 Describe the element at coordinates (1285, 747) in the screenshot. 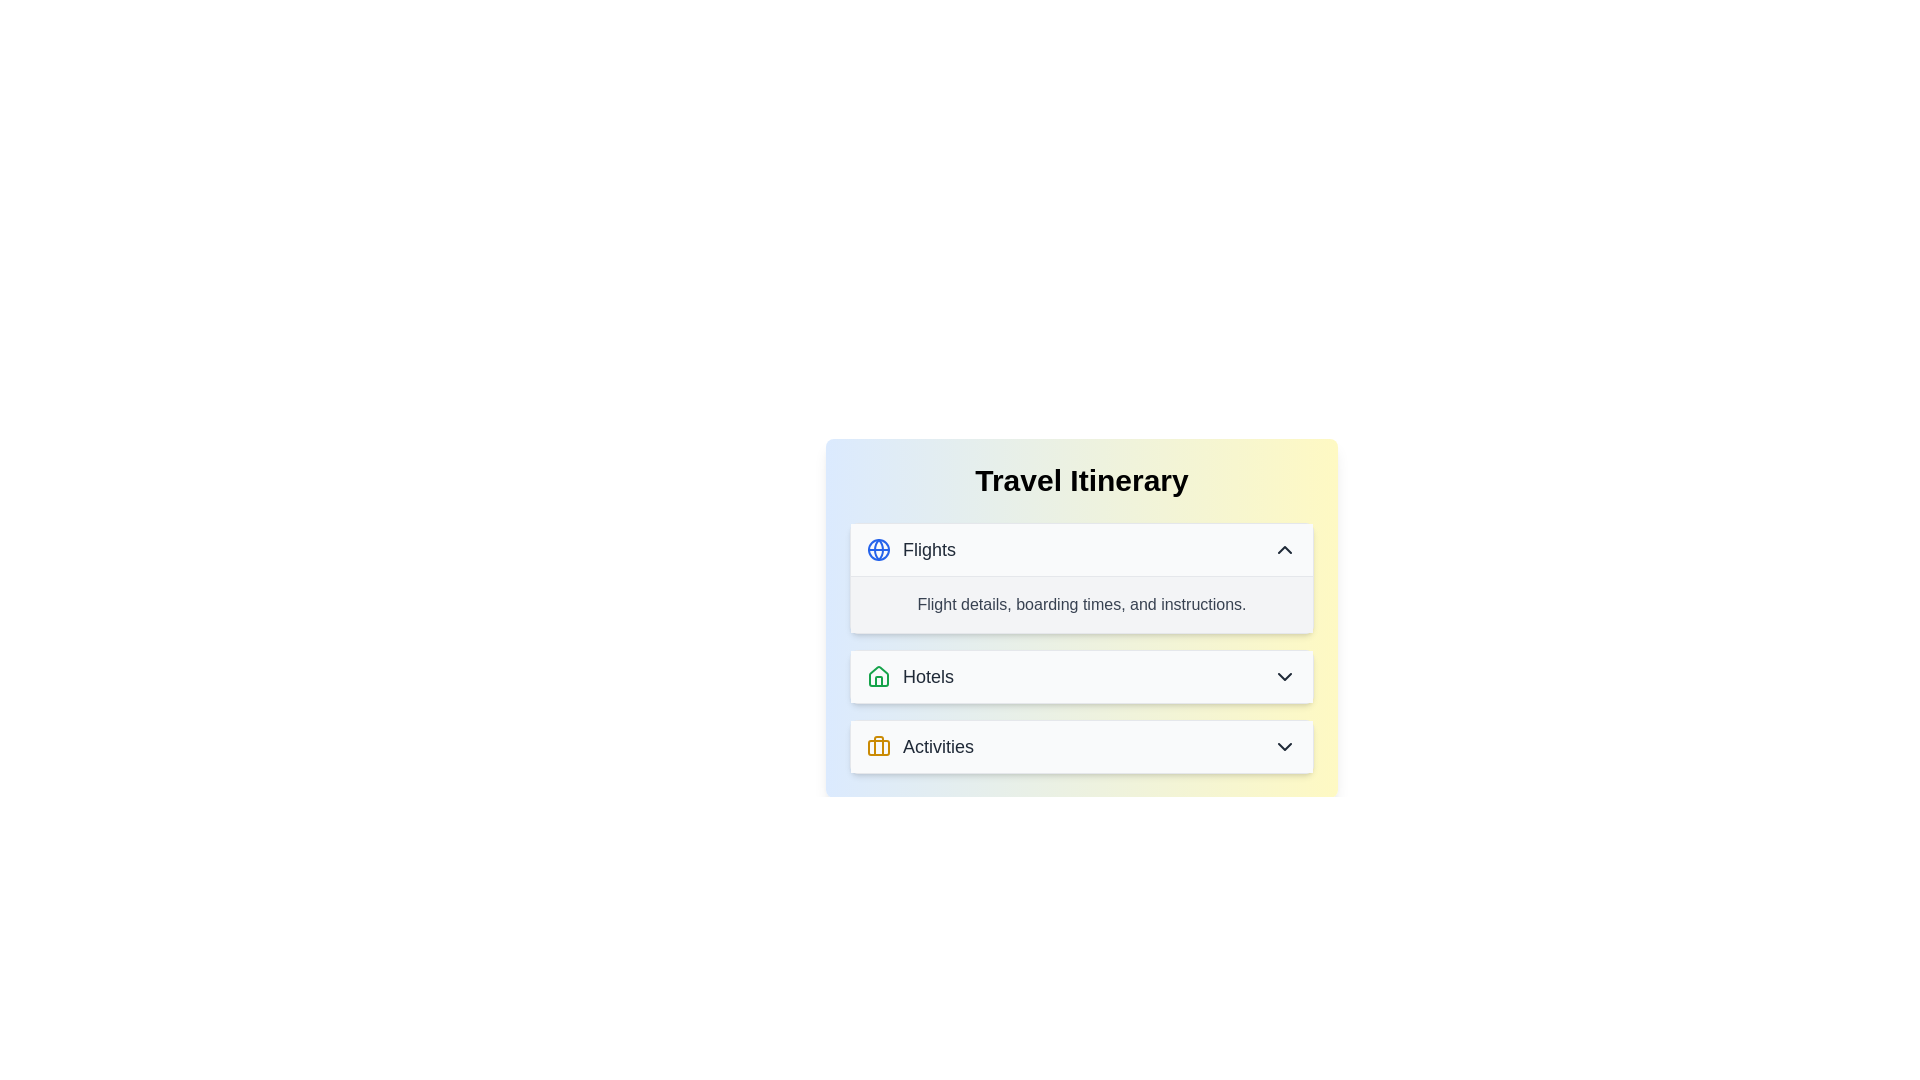

I see `the downward-pointing chevron icon button located in the 'Activities' section` at that location.